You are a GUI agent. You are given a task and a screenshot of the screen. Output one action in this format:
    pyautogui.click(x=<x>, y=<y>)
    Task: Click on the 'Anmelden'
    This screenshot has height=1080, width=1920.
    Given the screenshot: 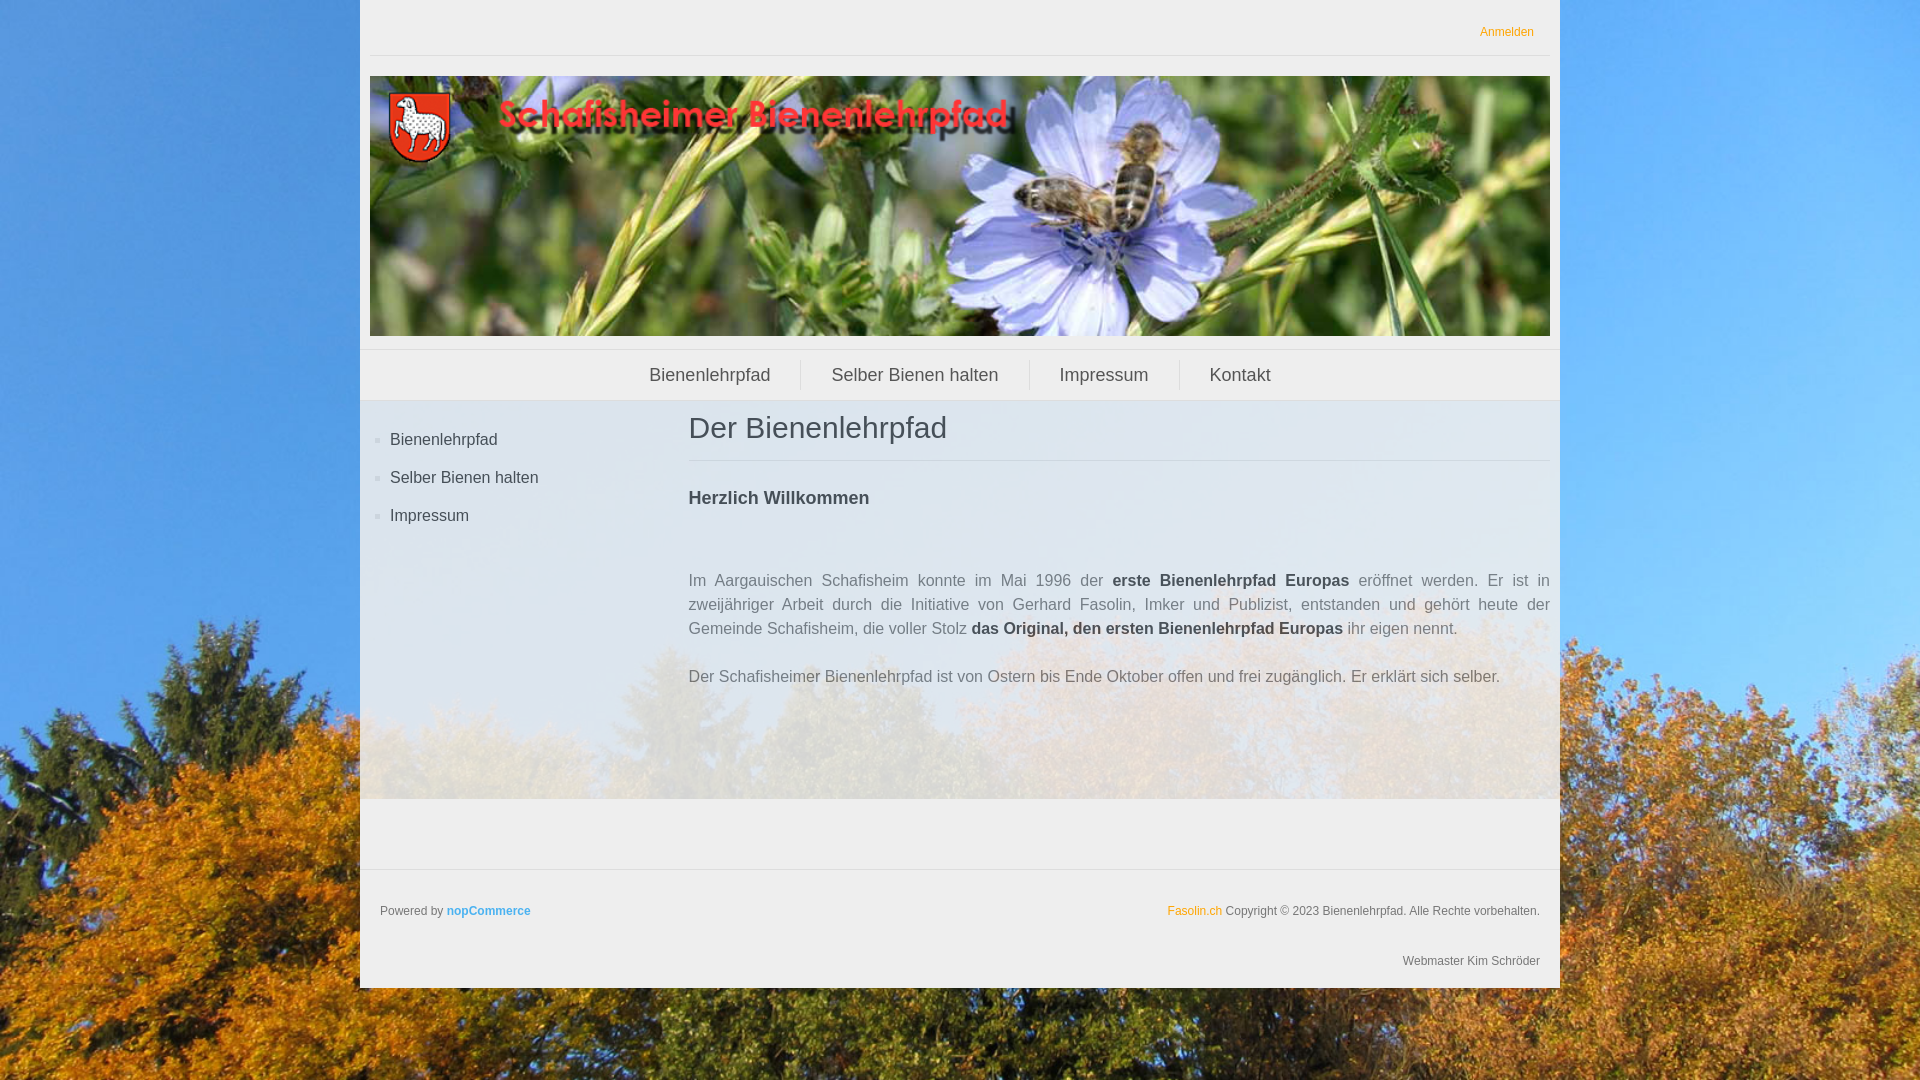 What is the action you would take?
    pyautogui.click(x=1479, y=32)
    